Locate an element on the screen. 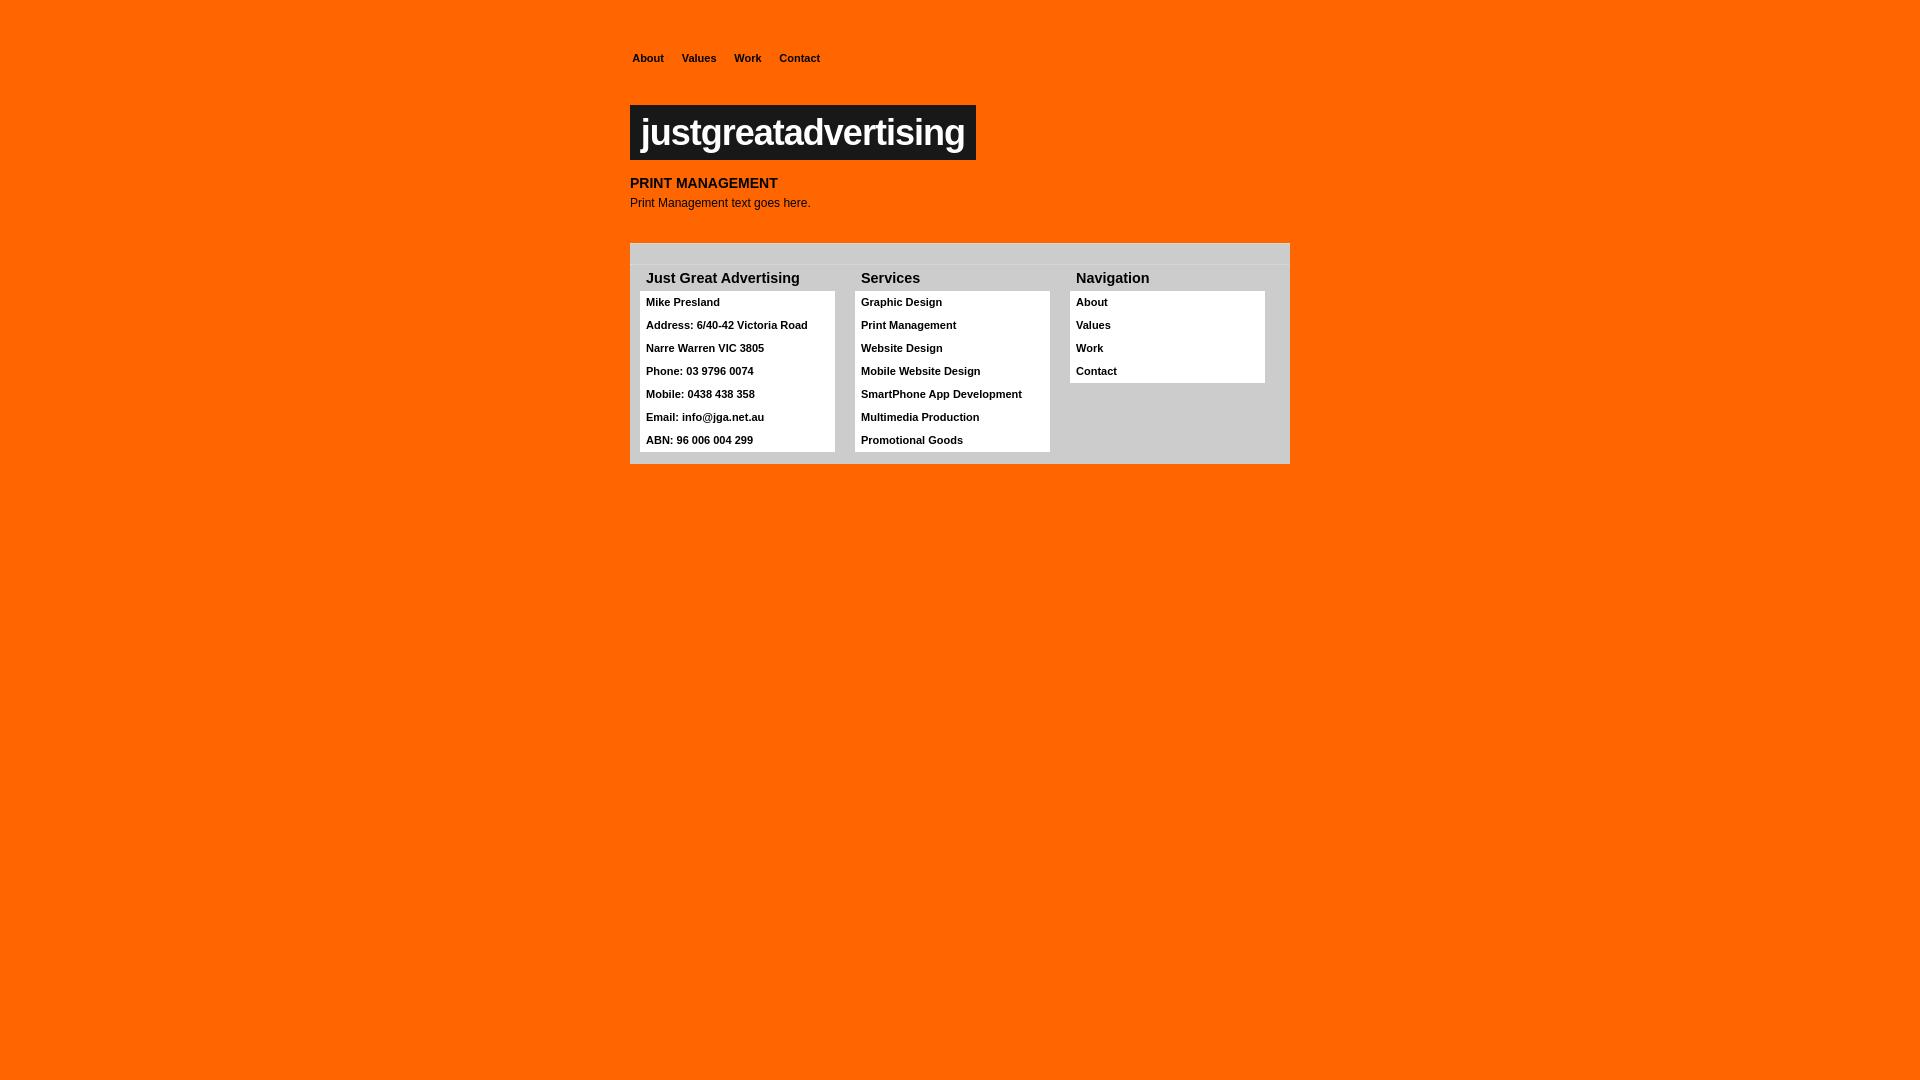 Image resolution: width=1920 pixels, height=1080 pixels. 'Print Management' is located at coordinates (951, 324).